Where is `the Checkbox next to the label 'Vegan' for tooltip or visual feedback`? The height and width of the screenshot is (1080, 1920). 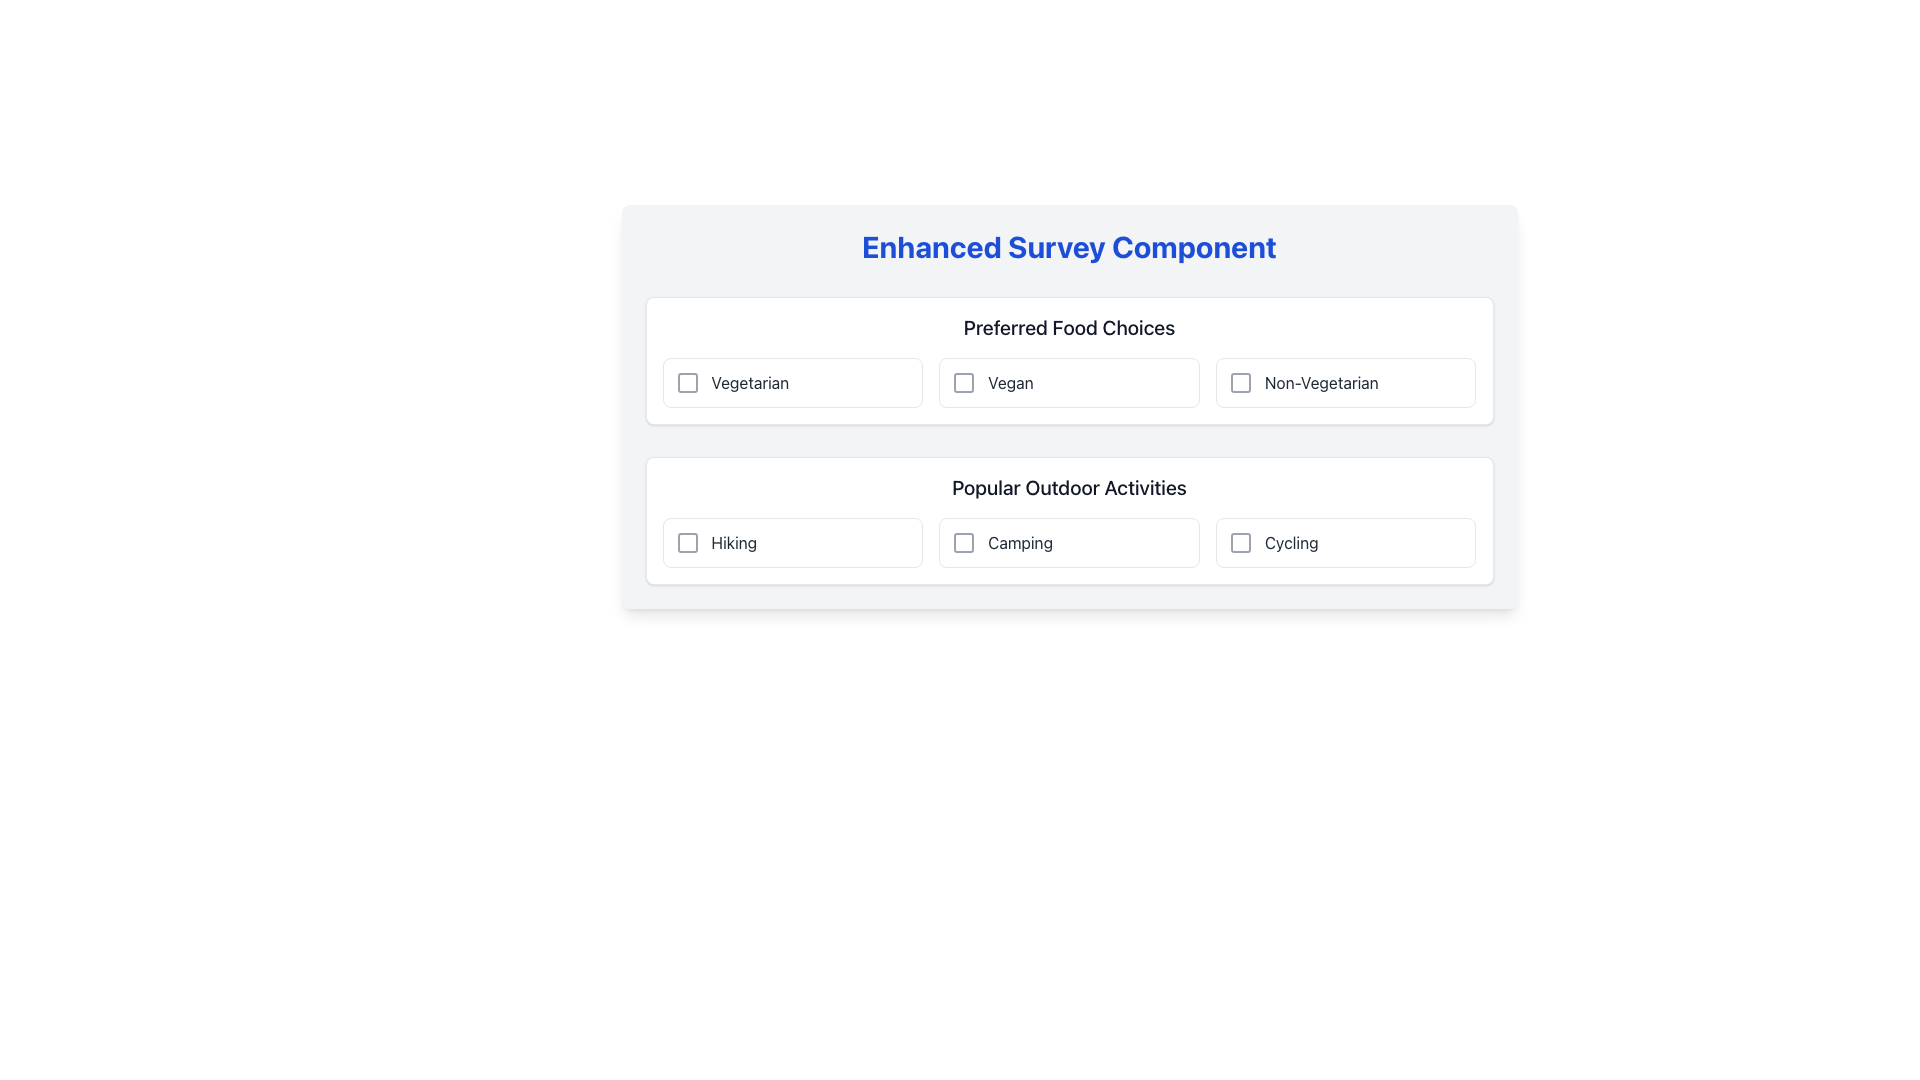 the Checkbox next to the label 'Vegan' for tooltip or visual feedback is located at coordinates (964, 382).